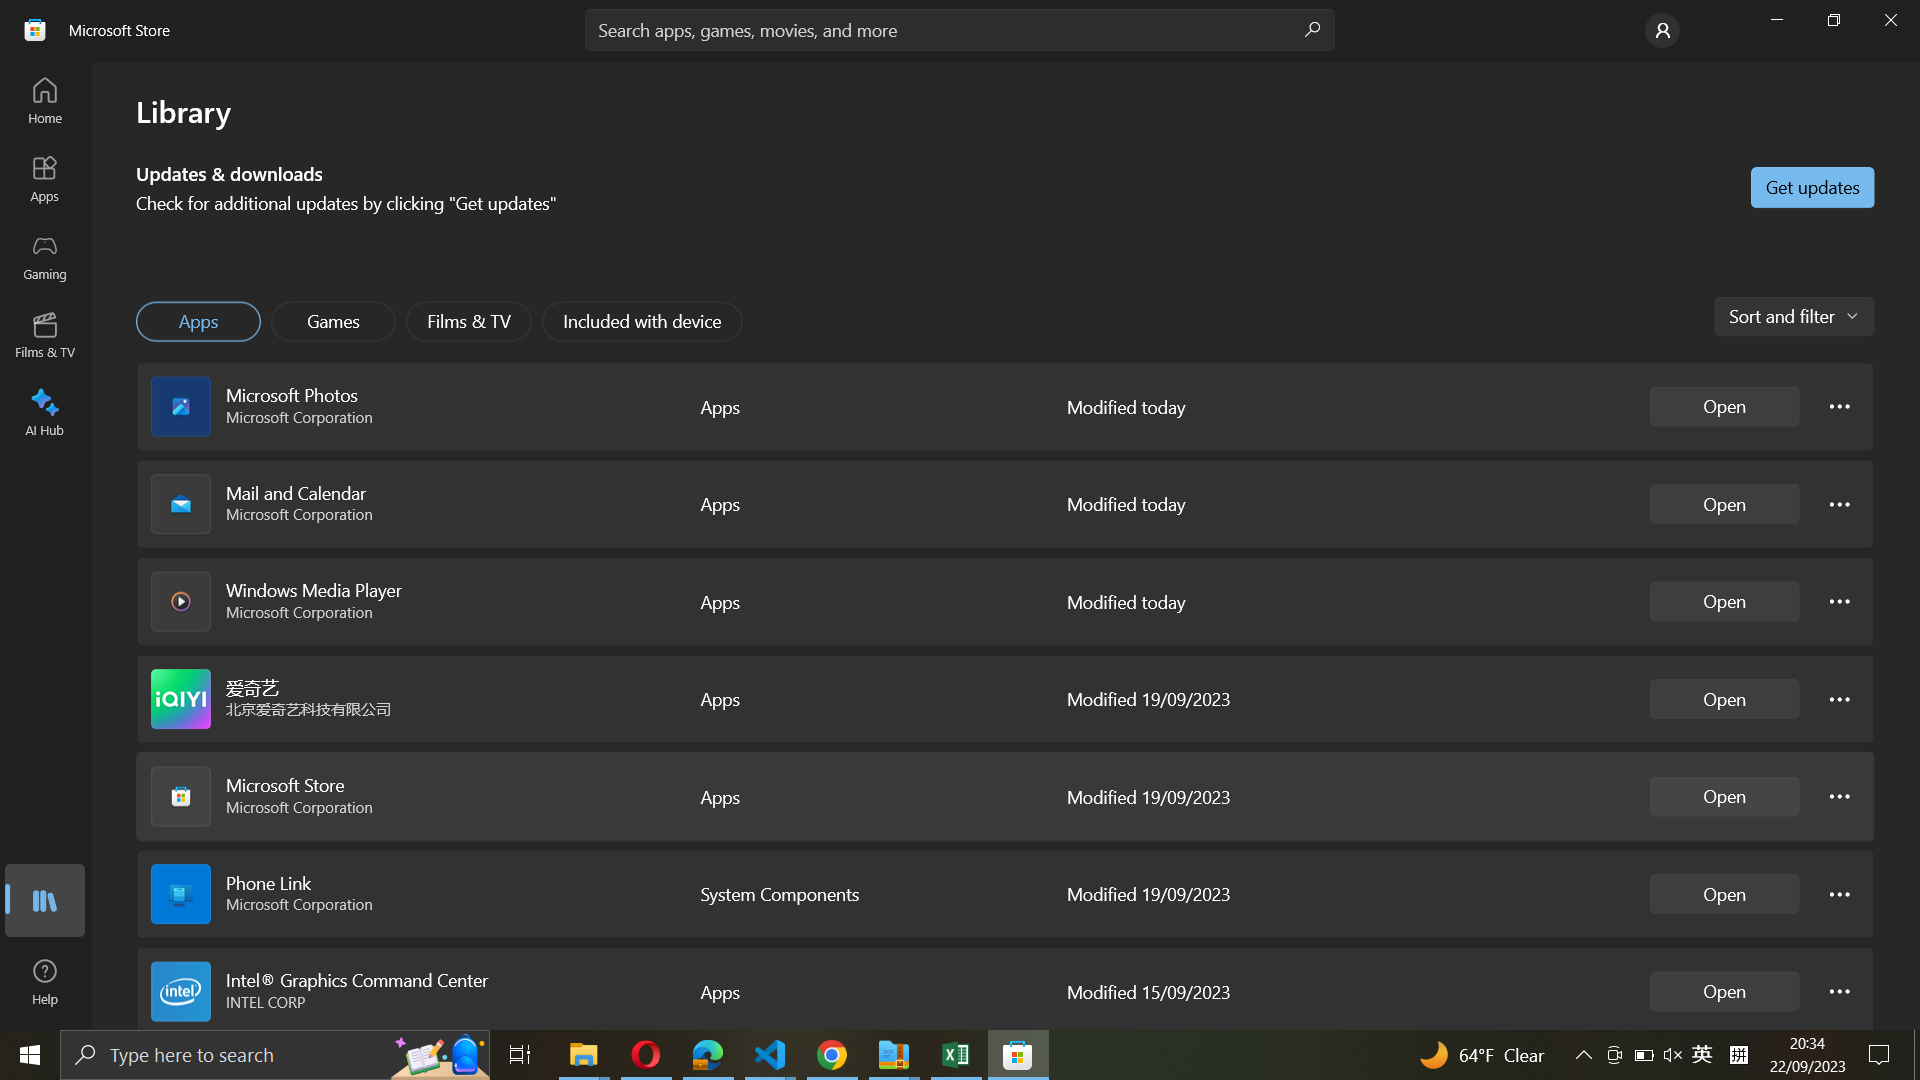 This screenshot has width=1920, height=1080. Describe the element at coordinates (644, 319) in the screenshot. I see `"Included with device" button` at that location.